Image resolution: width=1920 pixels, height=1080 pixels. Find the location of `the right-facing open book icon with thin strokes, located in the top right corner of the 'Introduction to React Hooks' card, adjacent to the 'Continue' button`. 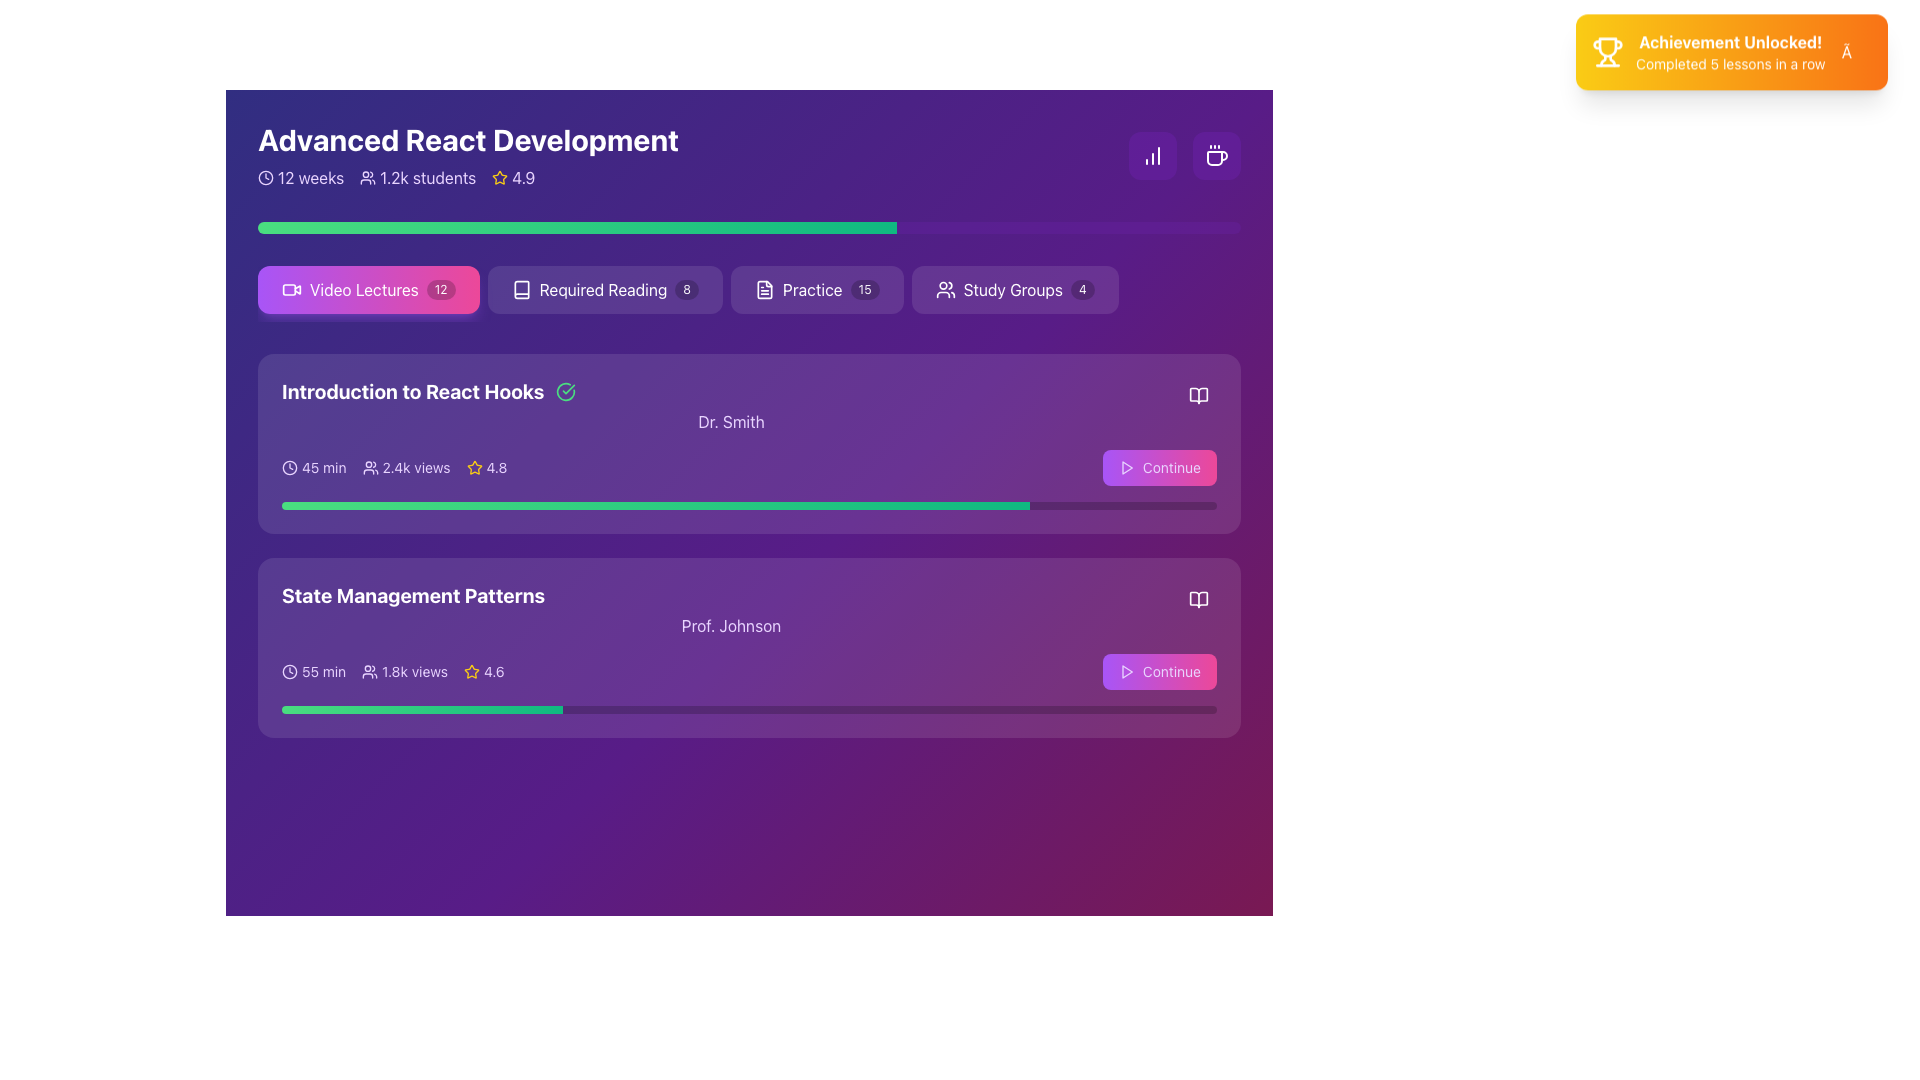

the right-facing open book icon with thin strokes, located in the top right corner of the 'Introduction to React Hooks' card, adjacent to the 'Continue' button is located at coordinates (1199, 396).